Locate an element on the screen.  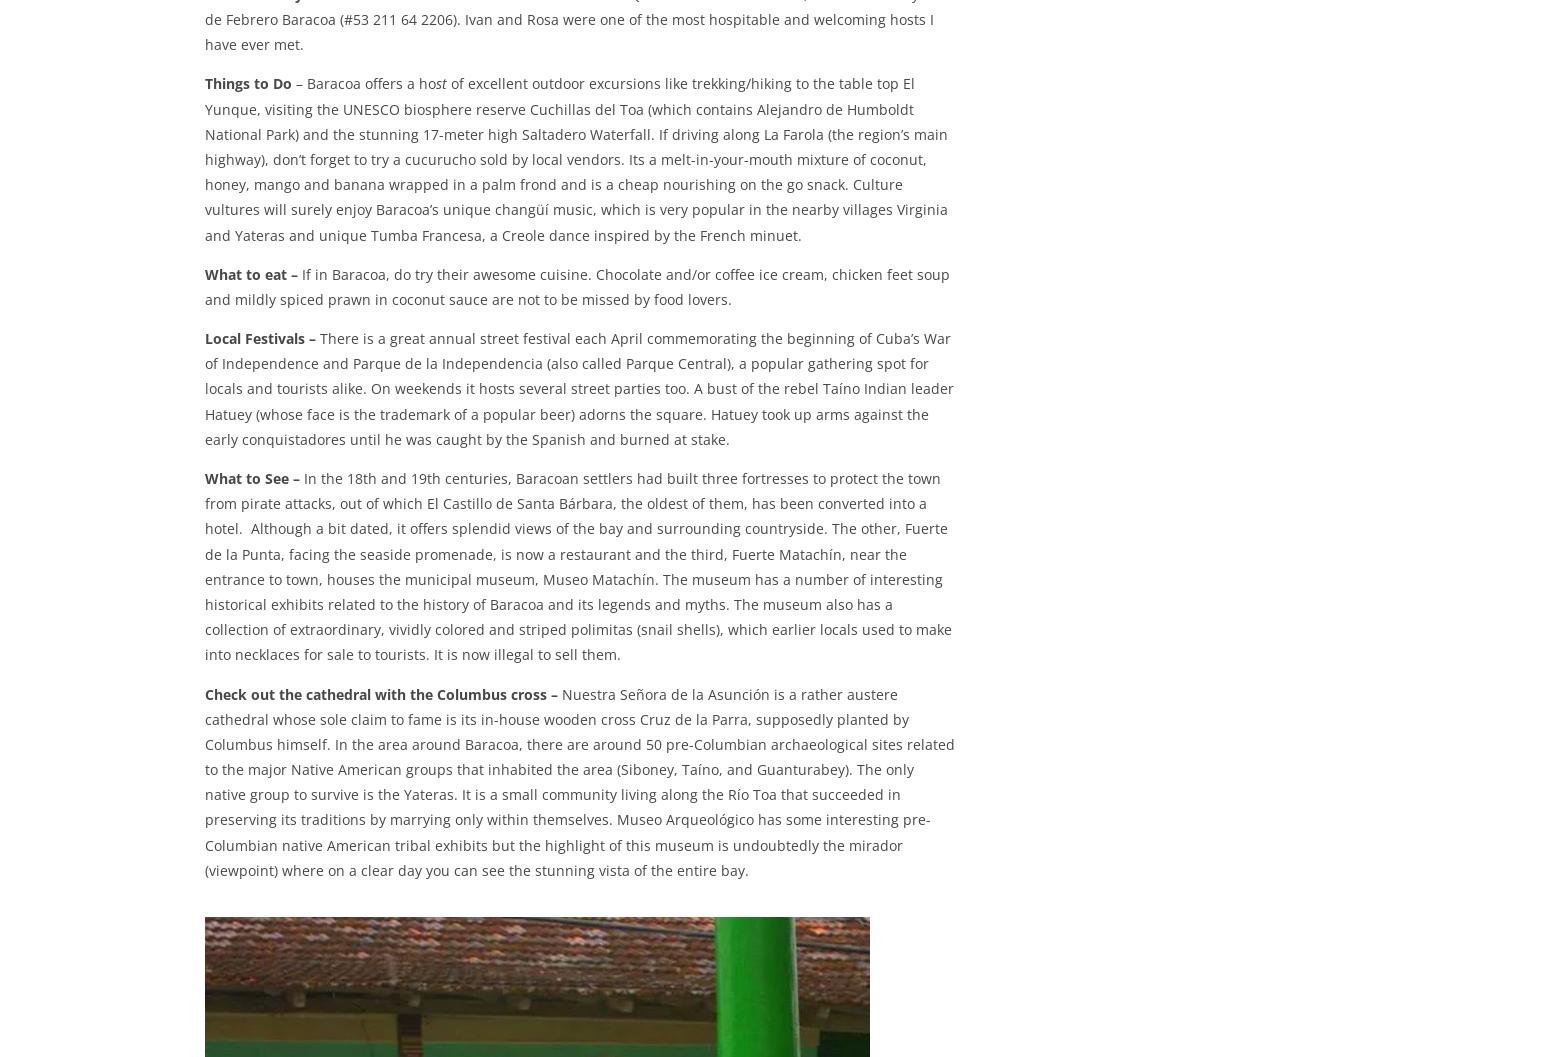
'st' is located at coordinates (436, 84).